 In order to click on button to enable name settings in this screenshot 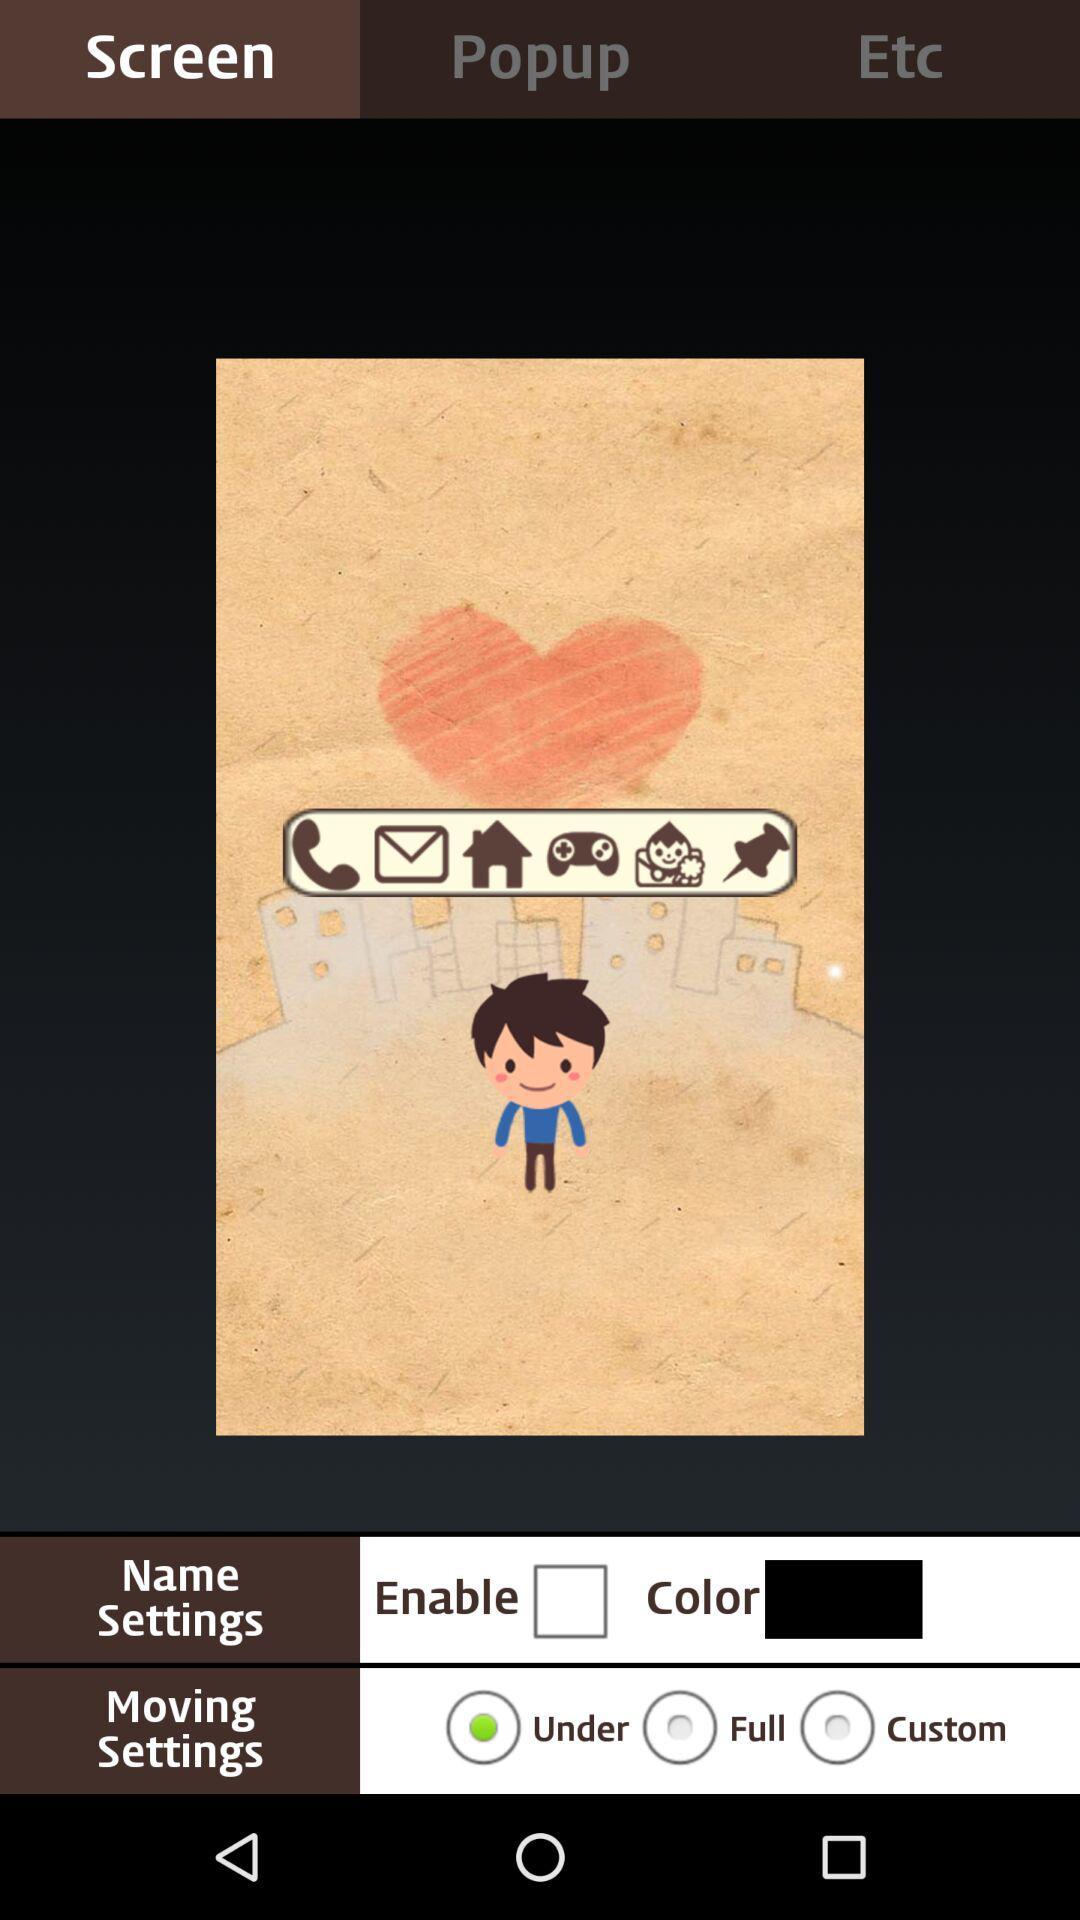, I will do `click(569, 1598)`.